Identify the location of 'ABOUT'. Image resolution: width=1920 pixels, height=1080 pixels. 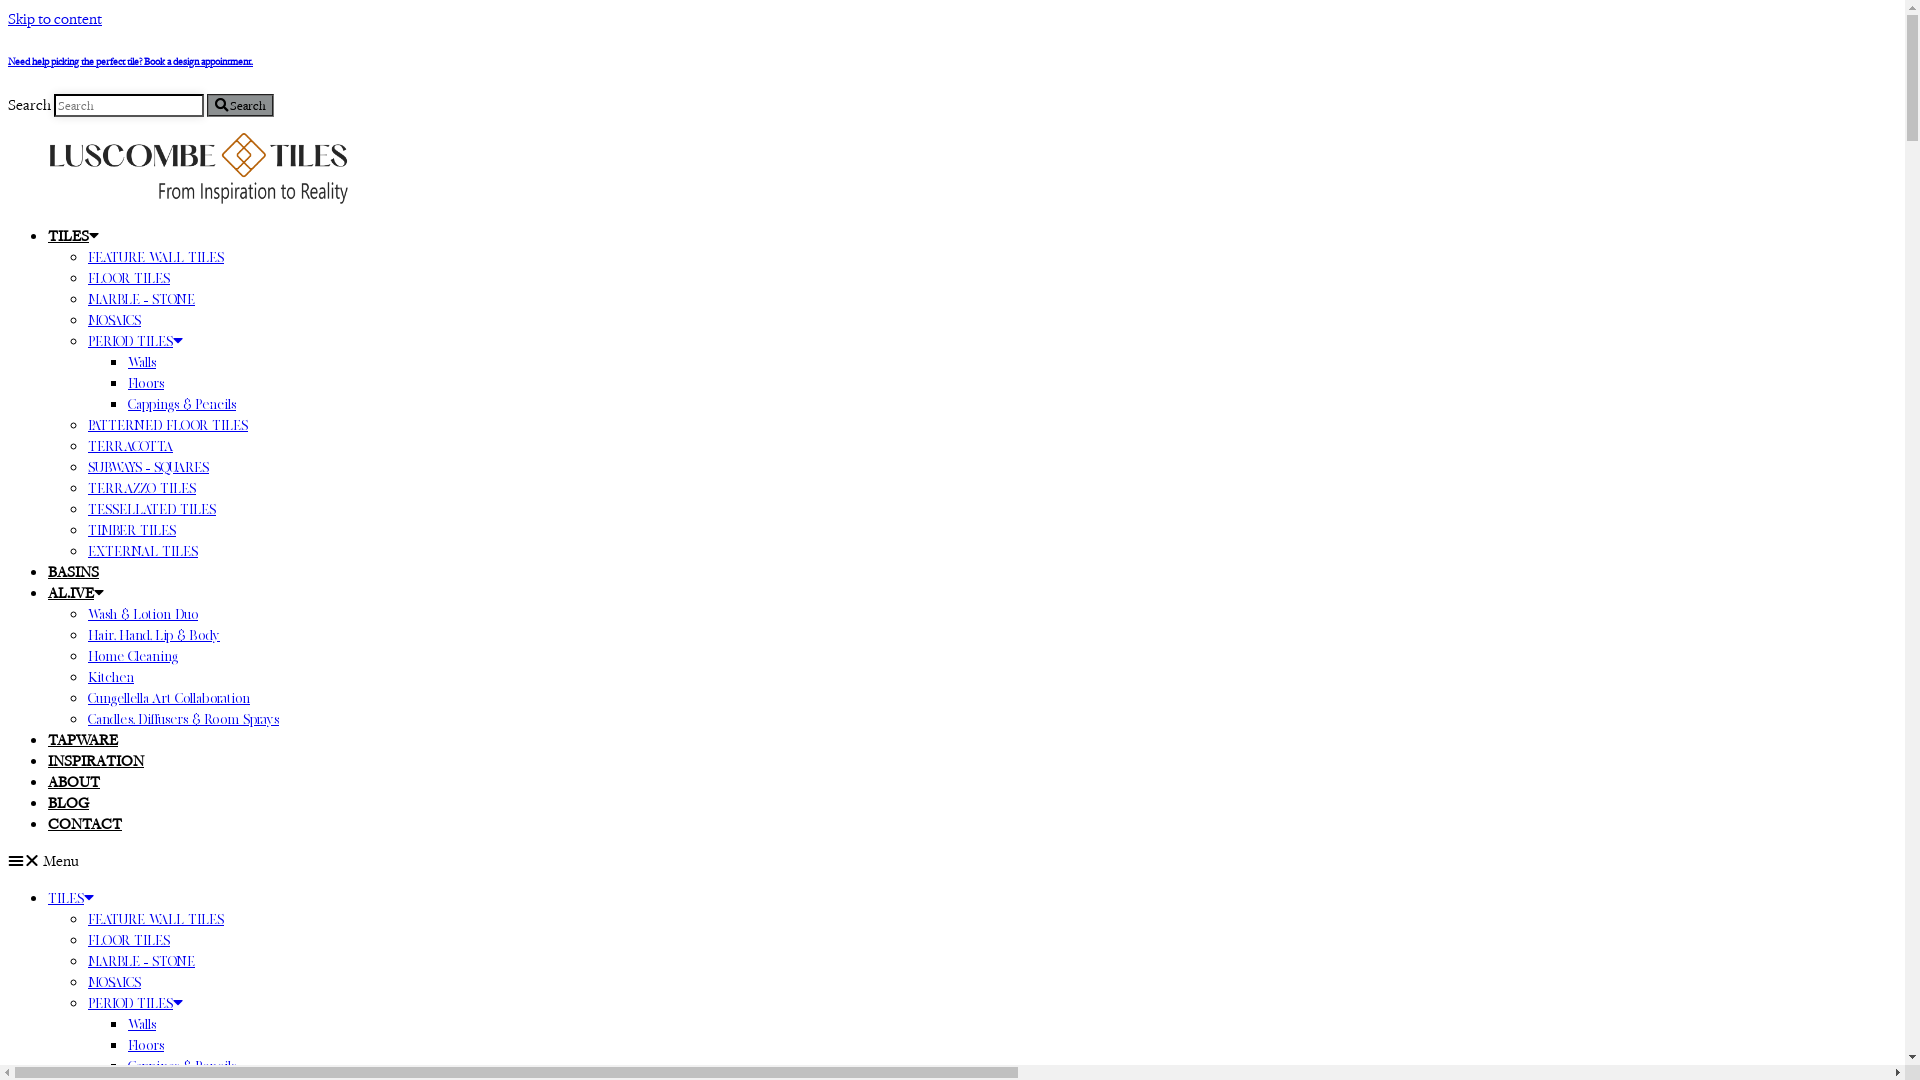
(73, 780).